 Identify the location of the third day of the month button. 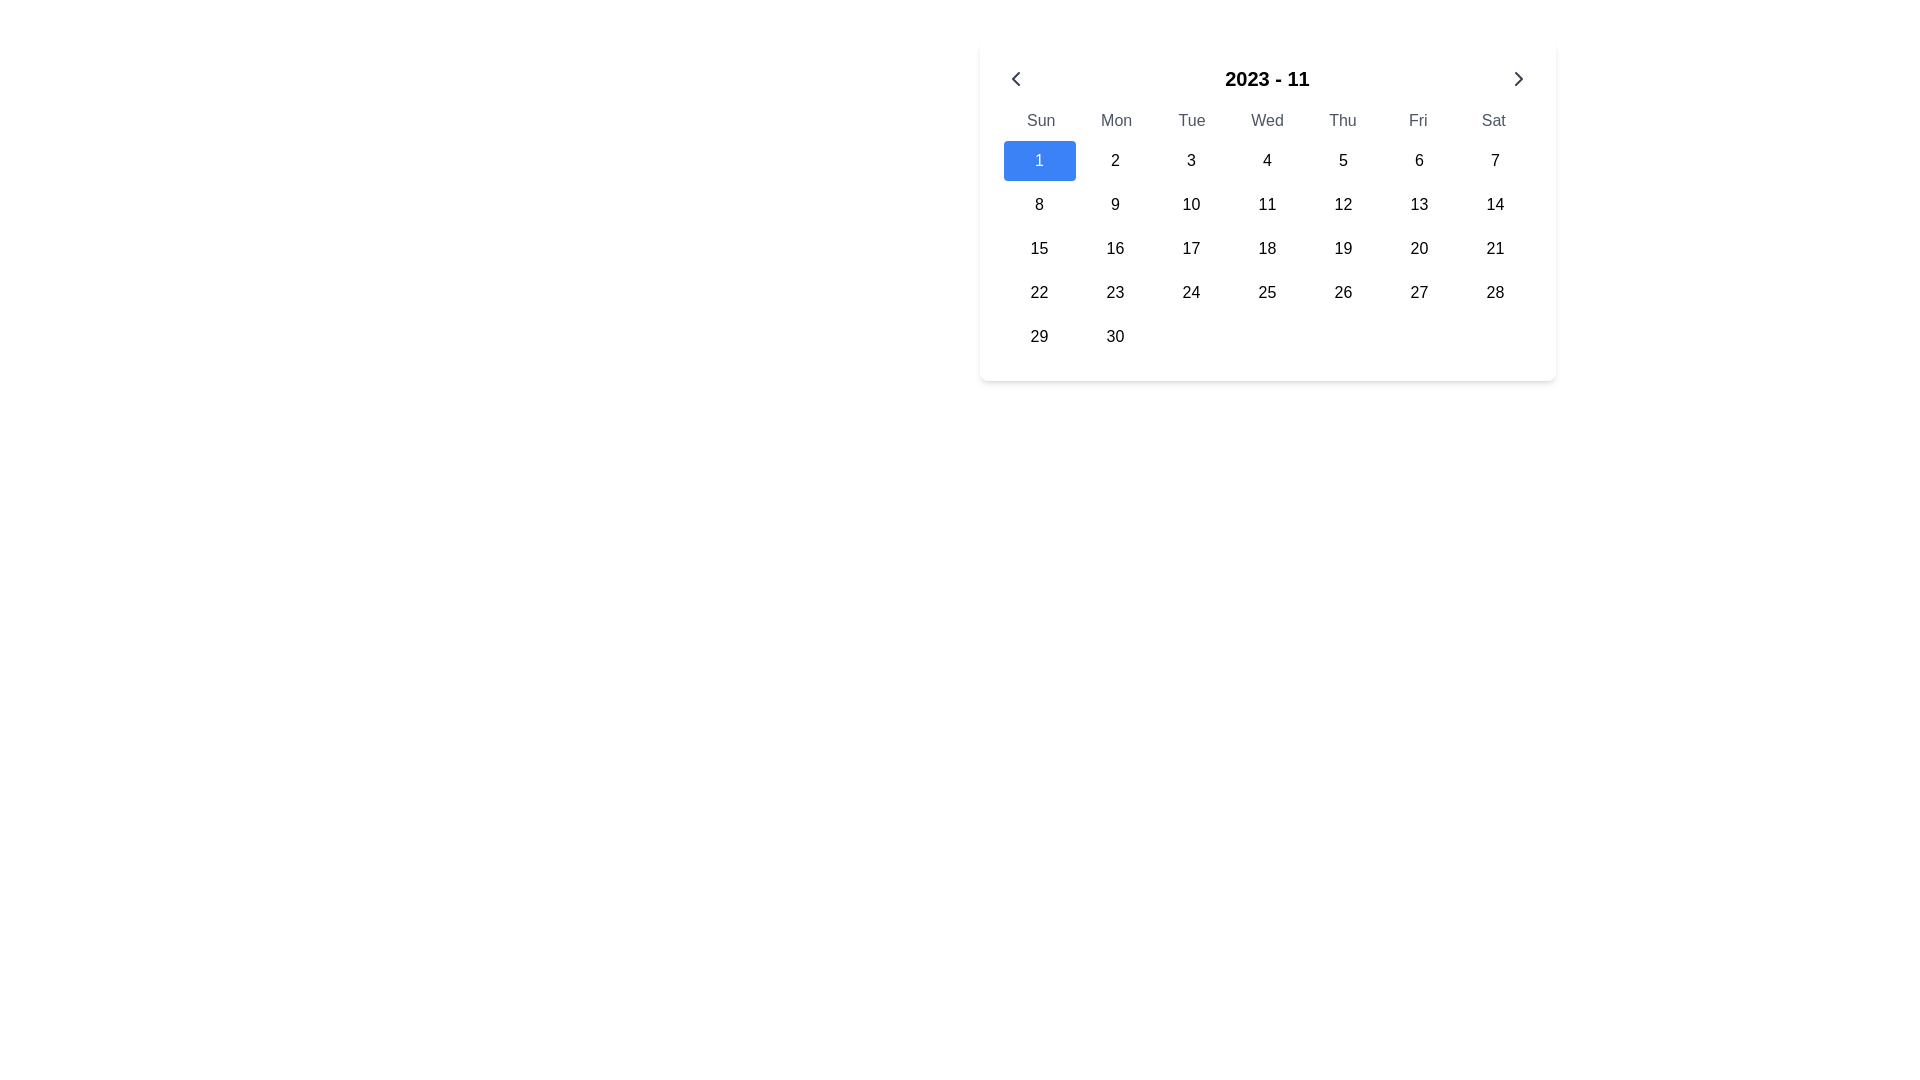
(1191, 160).